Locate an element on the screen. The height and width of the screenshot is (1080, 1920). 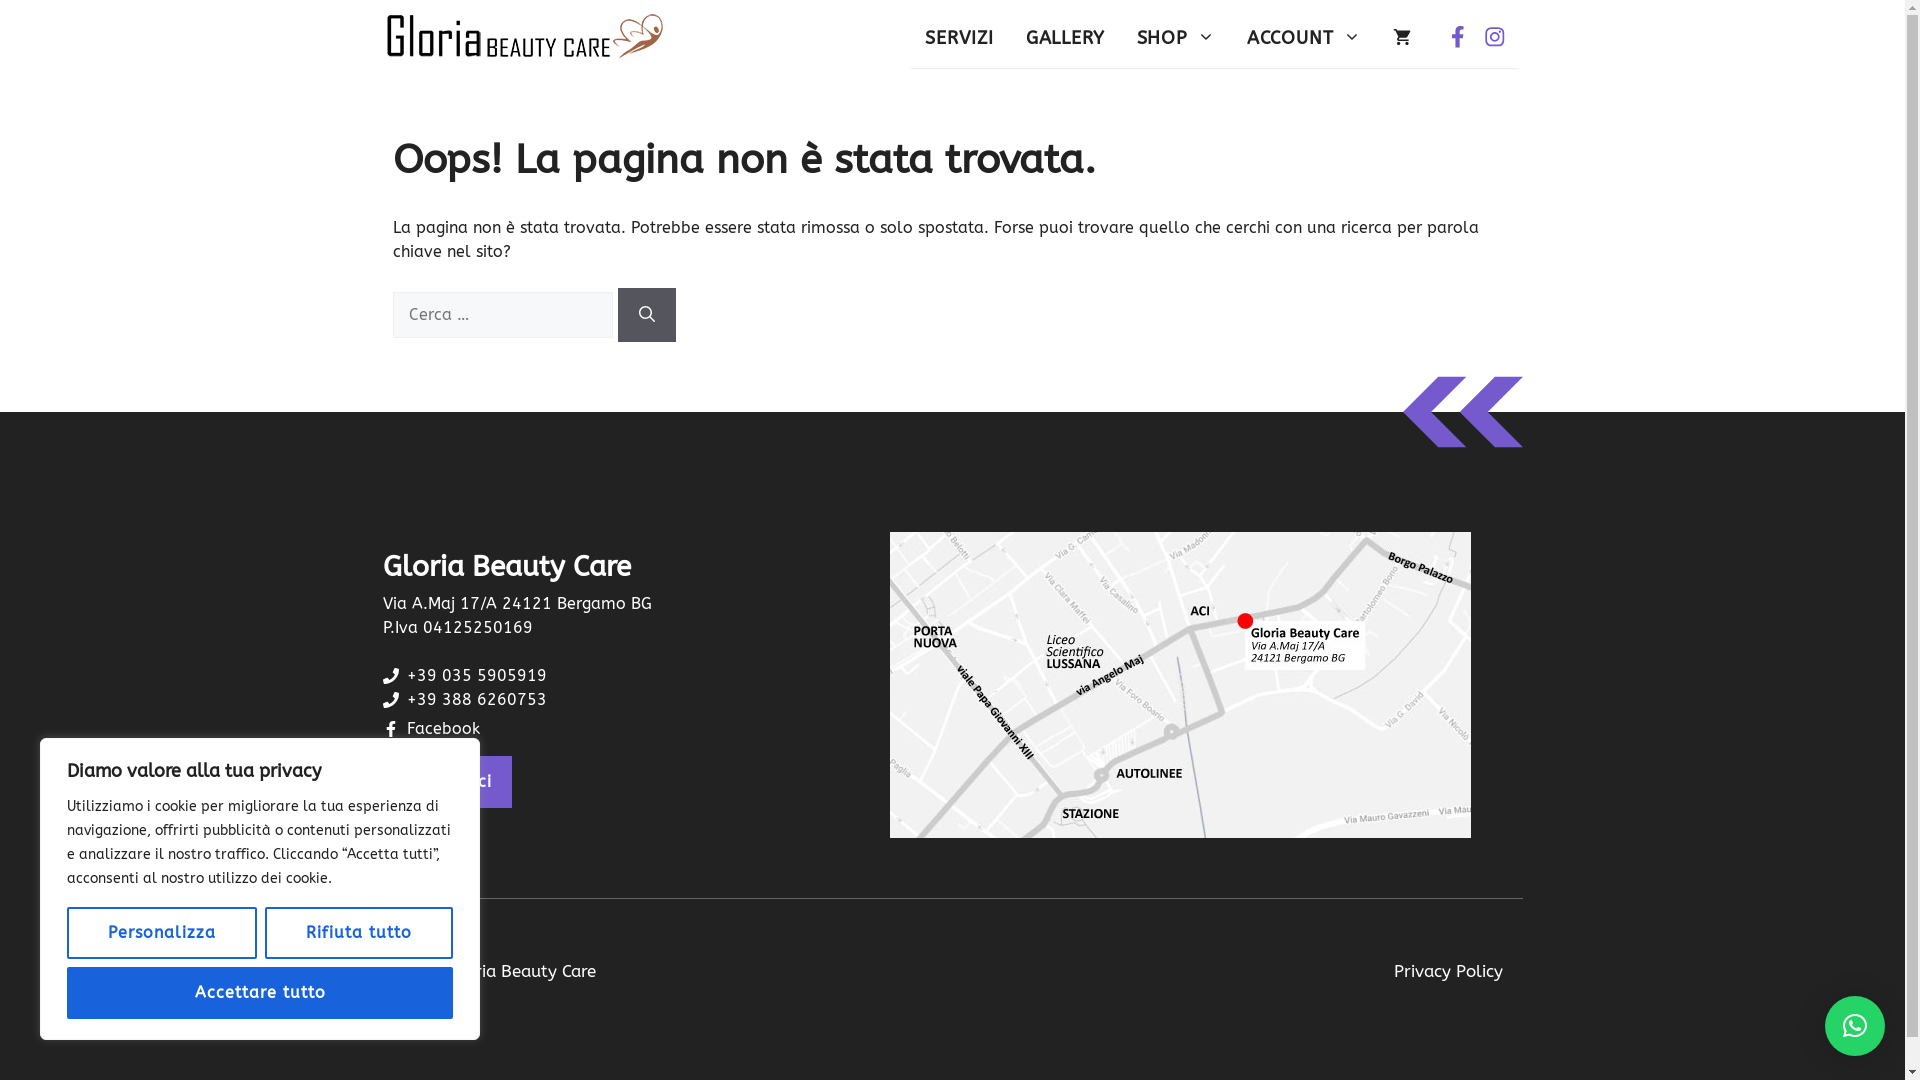
'Contattaci' is located at coordinates (445, 781).